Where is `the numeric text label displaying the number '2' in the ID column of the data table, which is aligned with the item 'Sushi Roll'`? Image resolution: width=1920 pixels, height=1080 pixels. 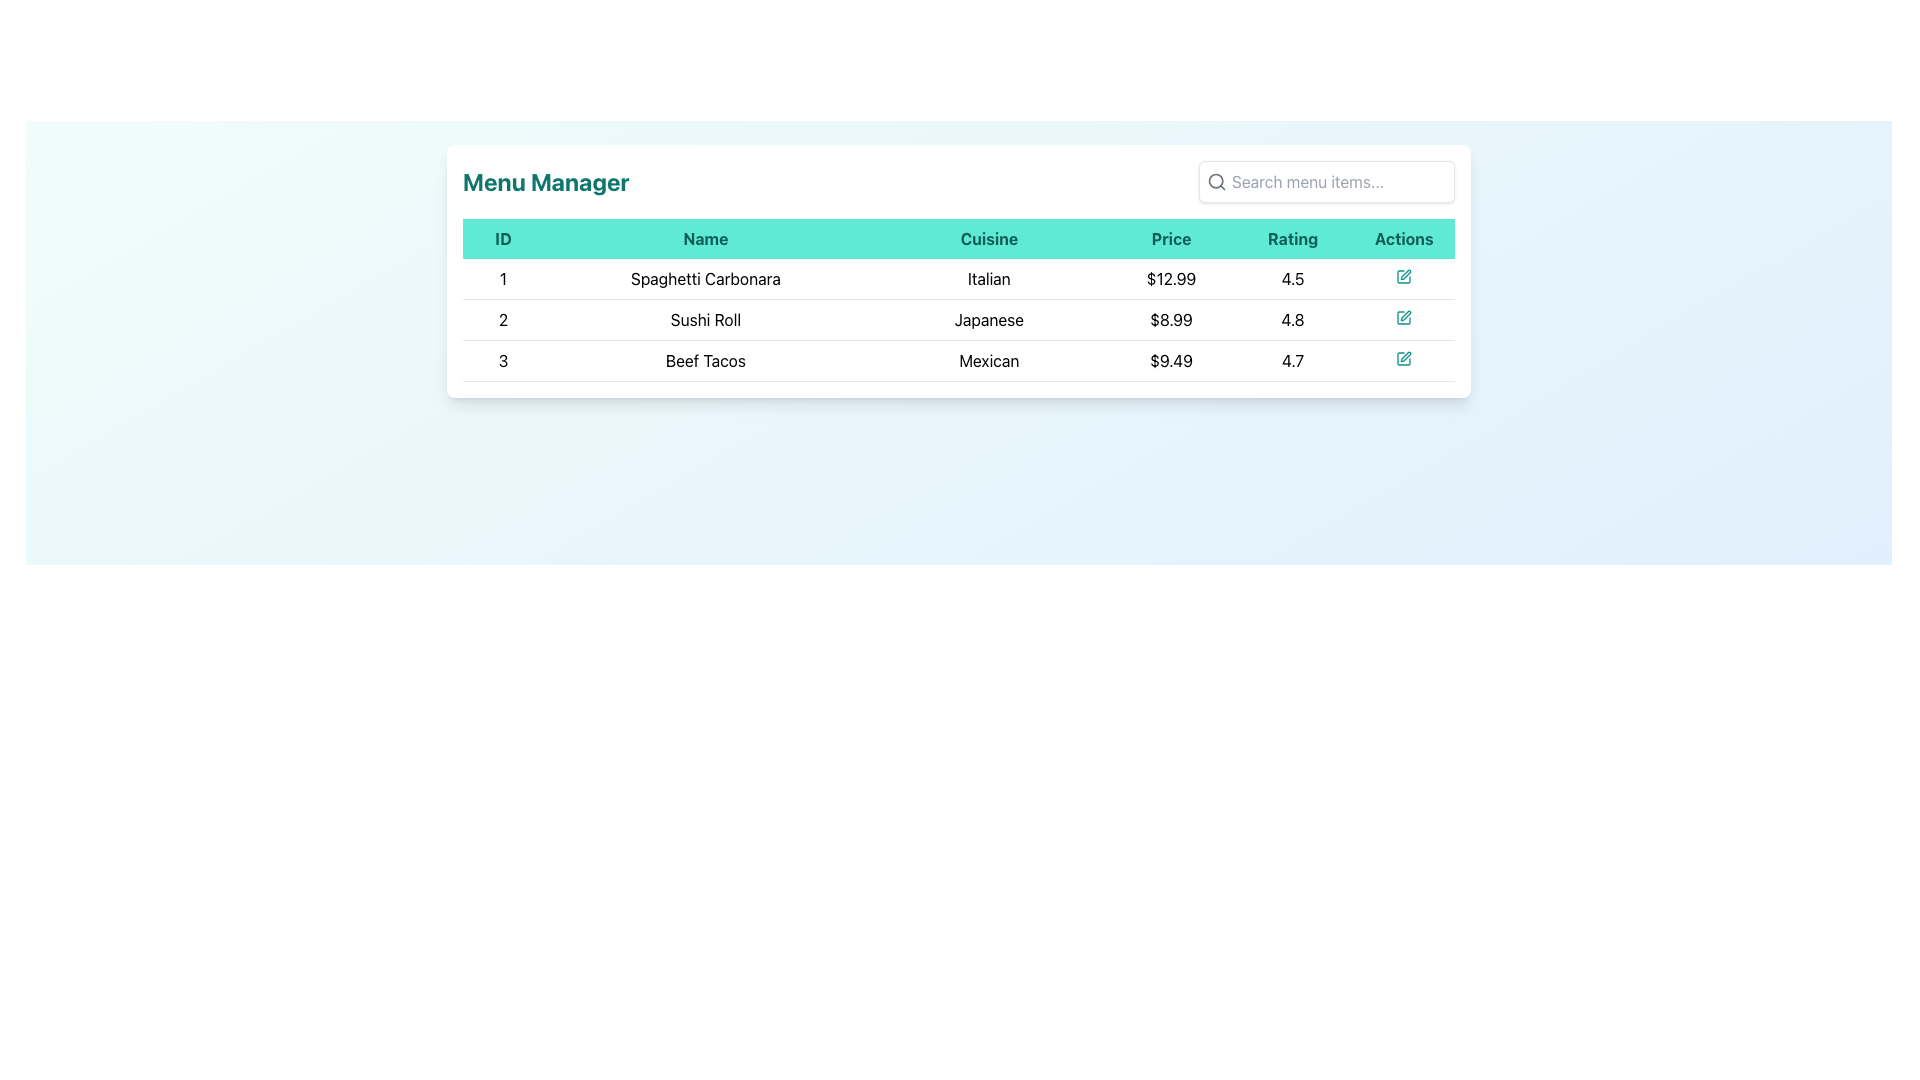
the numeric text label displaying the number '2' in the ID column of the data table, which is aligned with the item 'Sushi Roll' is located at coordinates (503, 319).